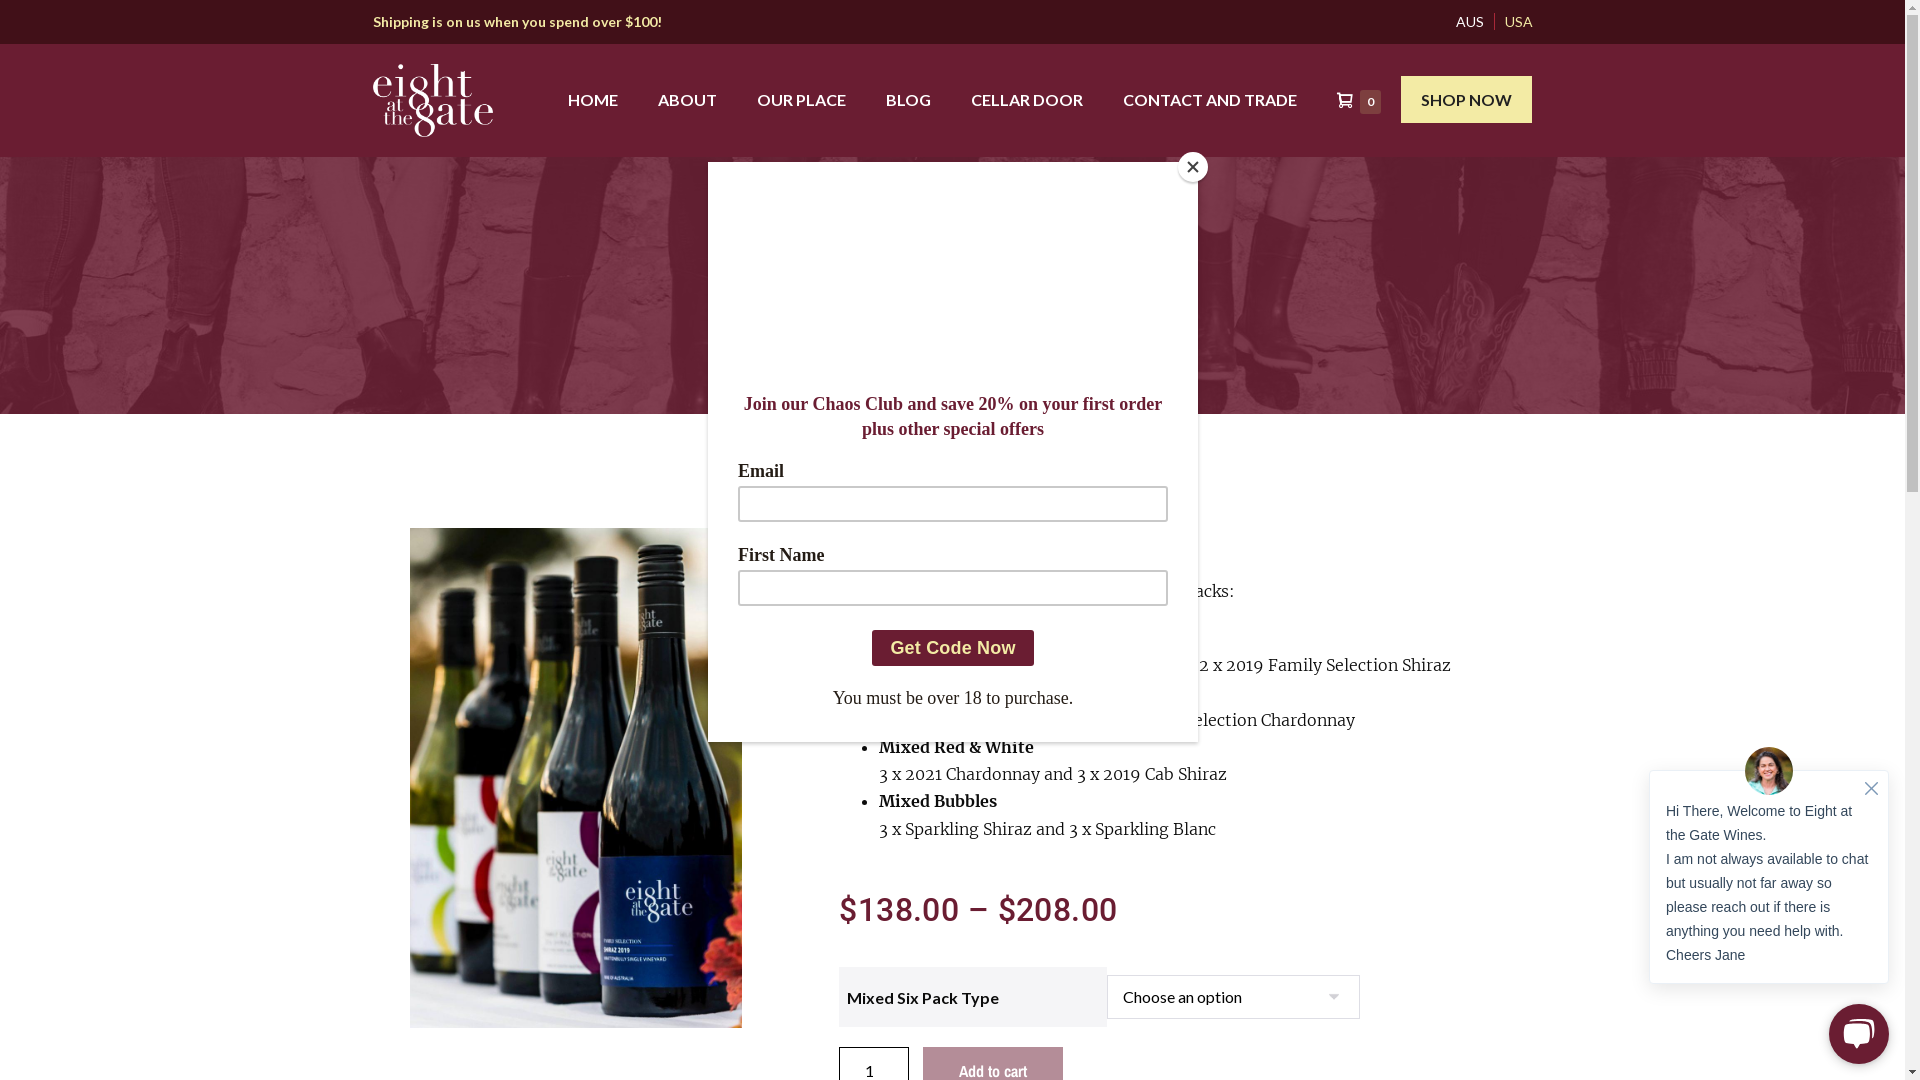  I want to click on 'SHOP NOW', so click(1400, 99).